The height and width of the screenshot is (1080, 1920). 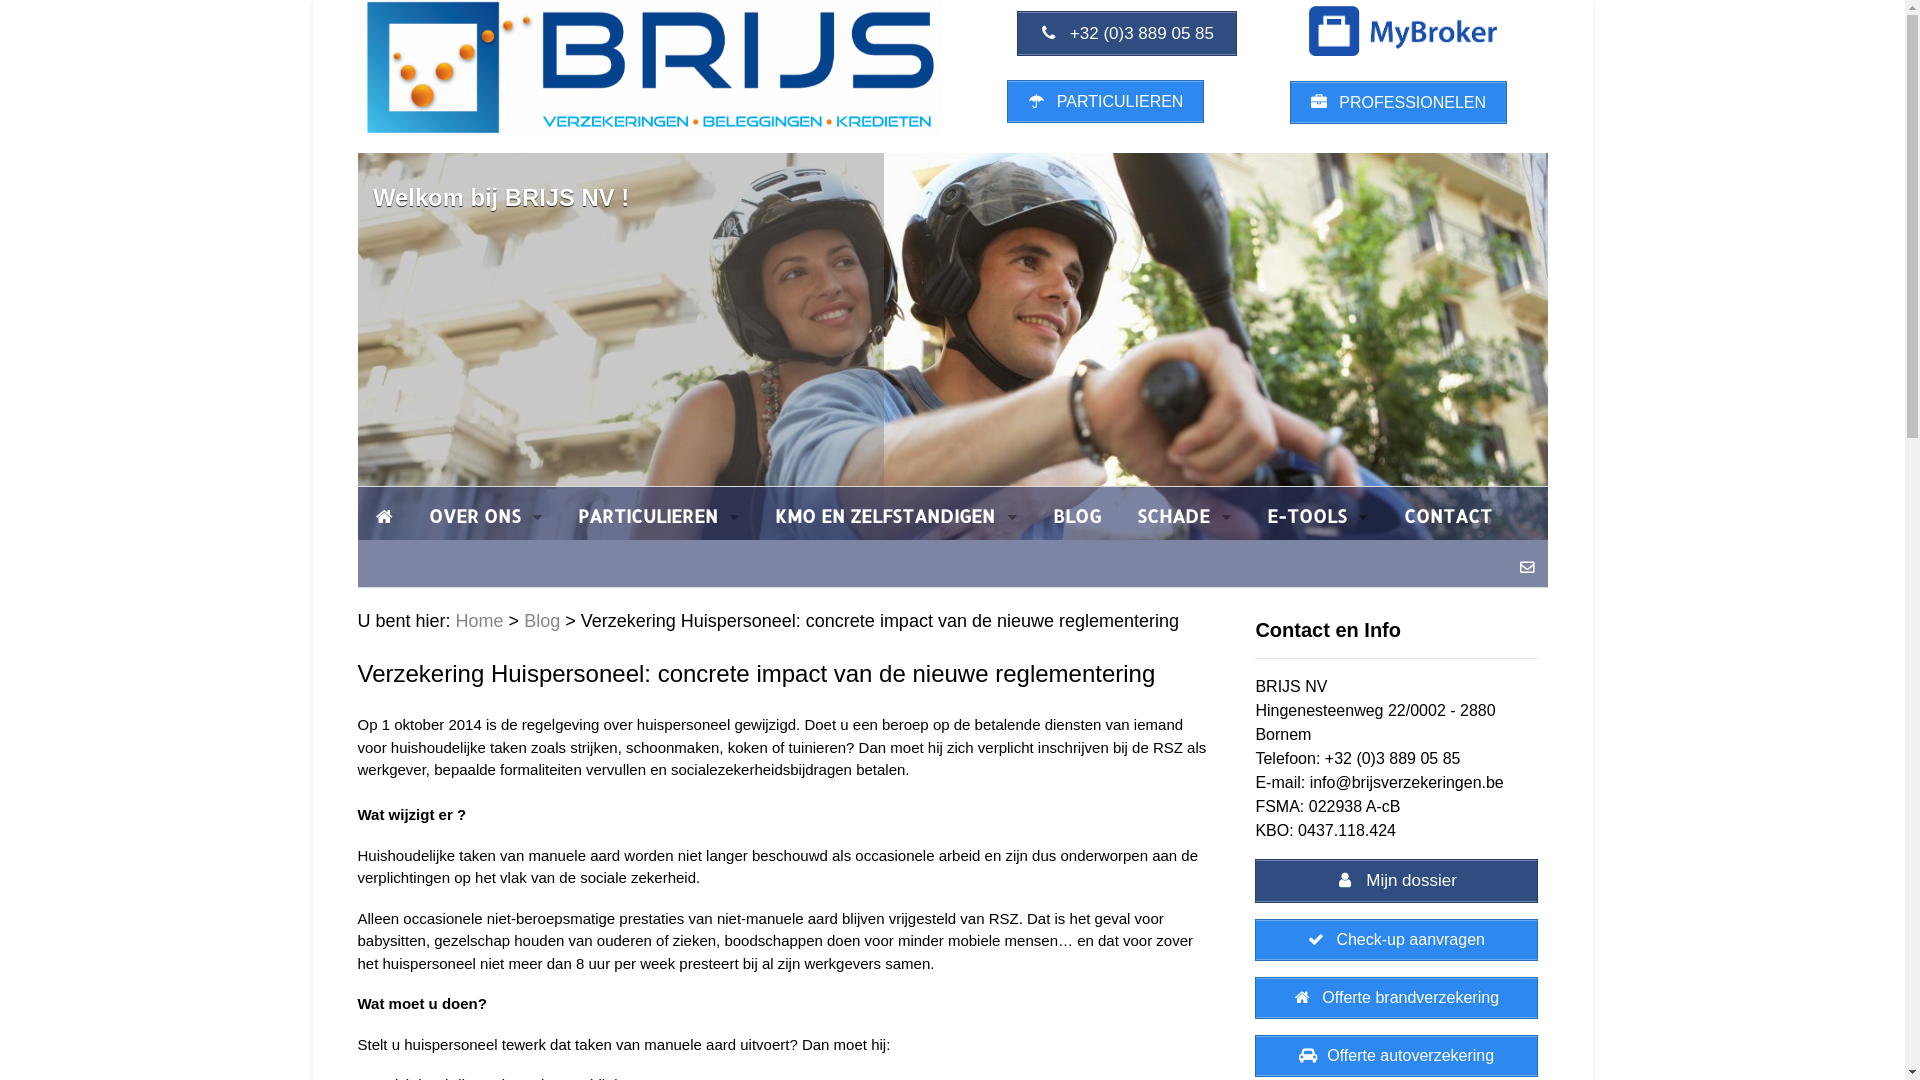 I want to click on 'Blog', so click(x=523, y=620).